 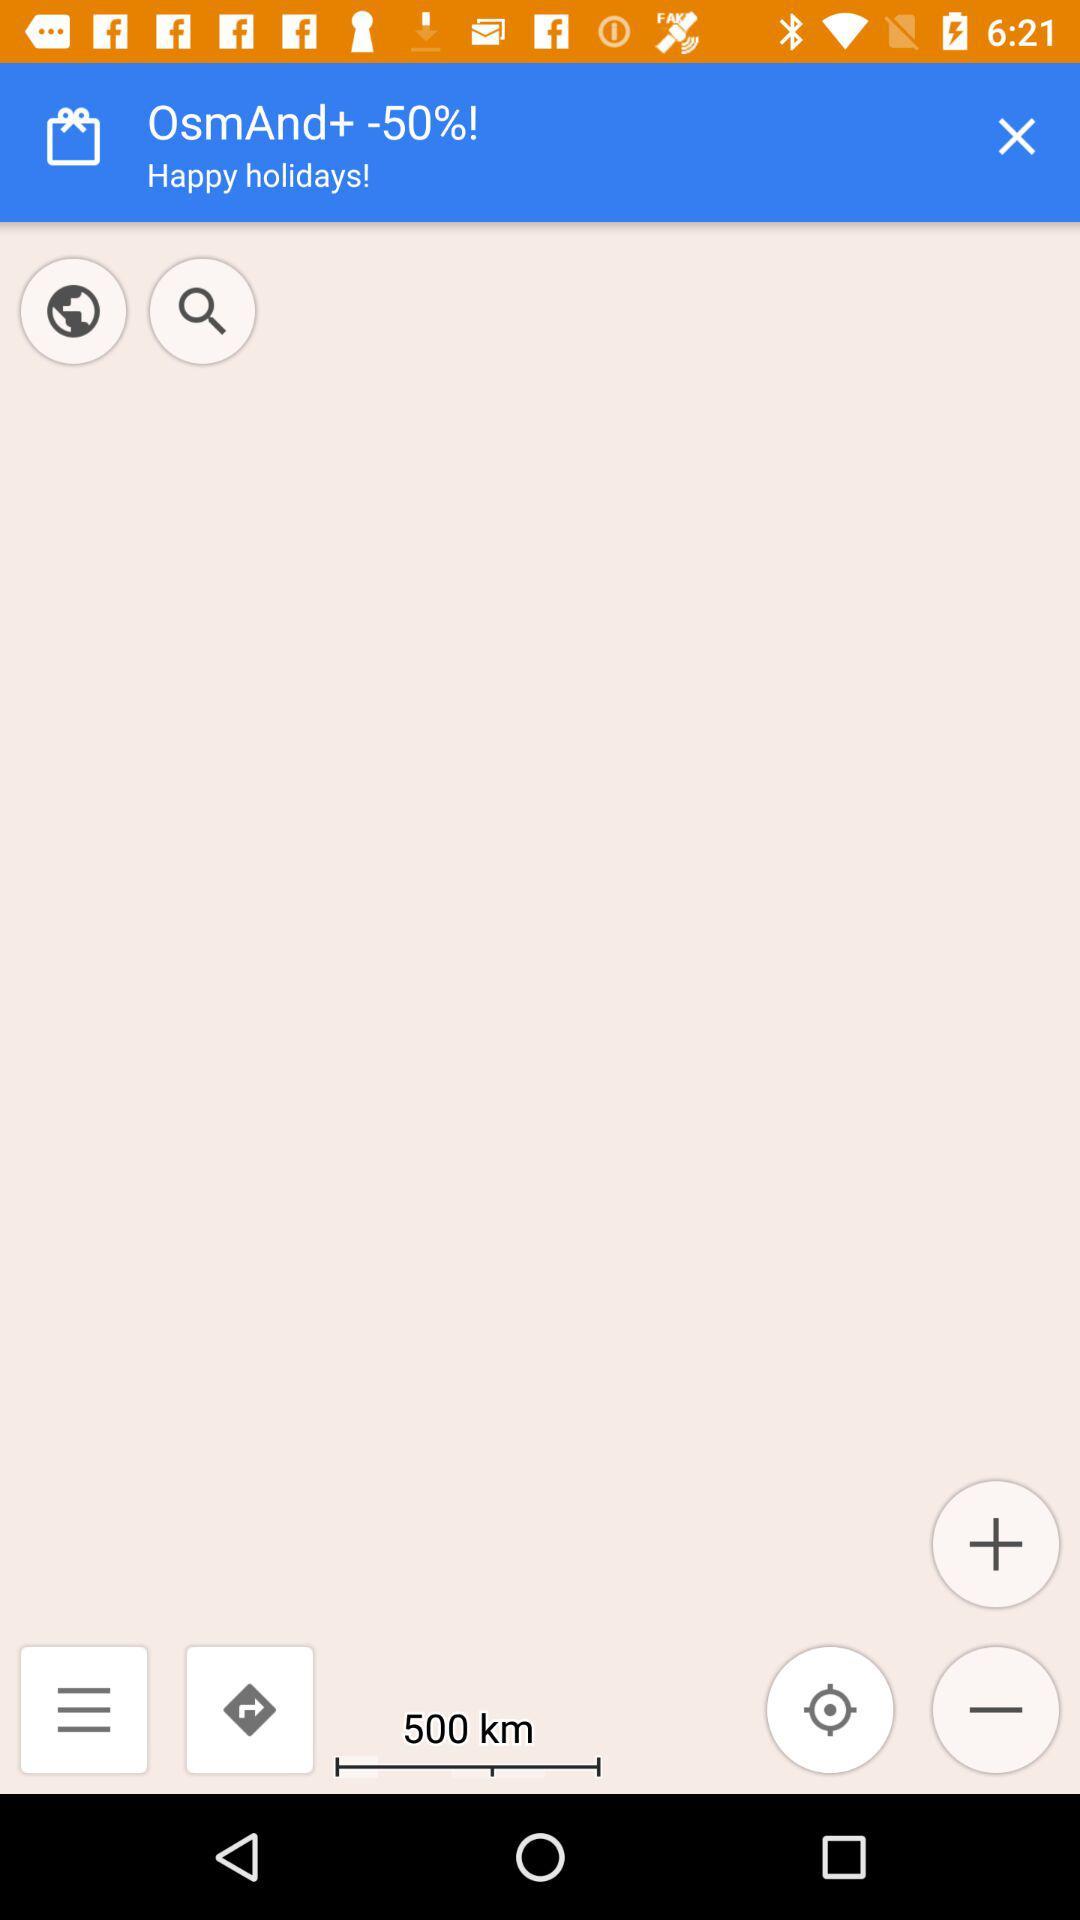 I want to click on icon next to osmand+ -50%!, so click(x=1017, y=135).